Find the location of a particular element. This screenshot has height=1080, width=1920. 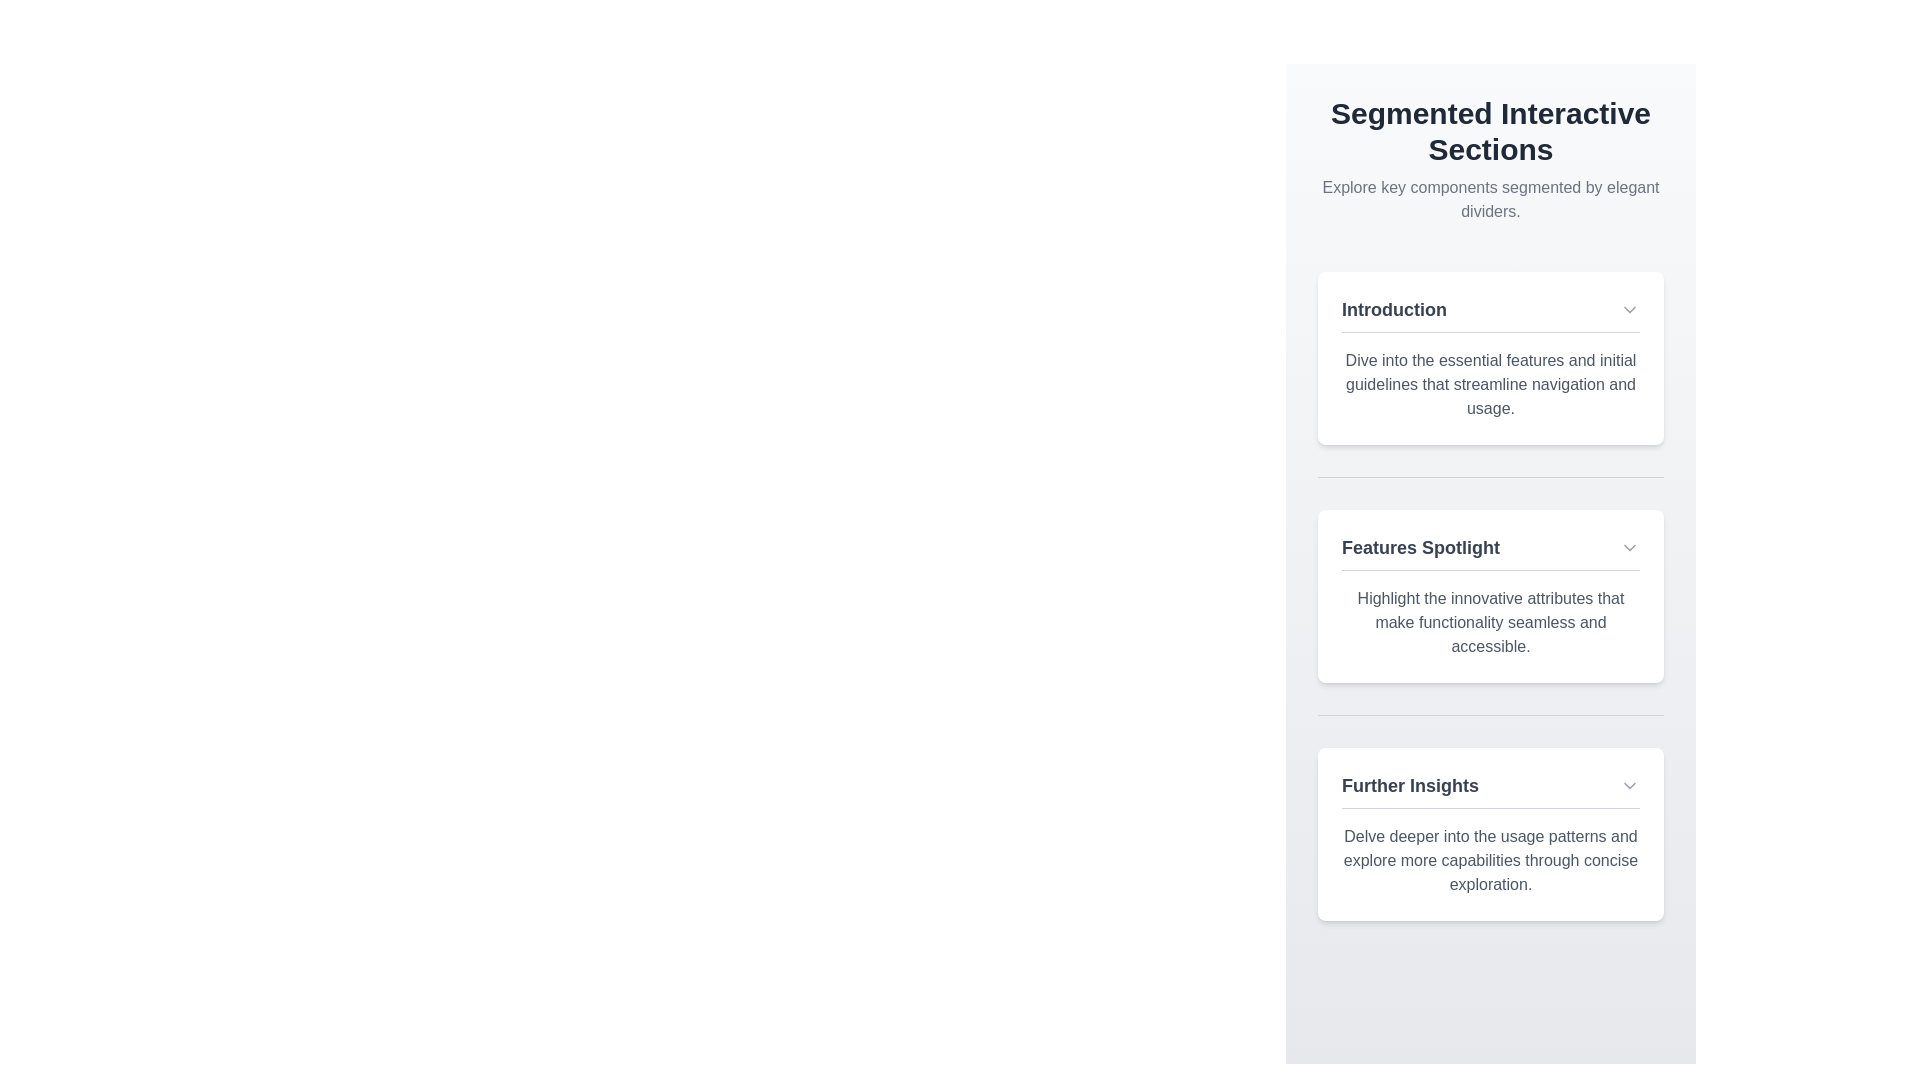

the downward-facing chevron icon button styled in gray located in the 'Further Insights' section is located at coordinates (1630, 785).